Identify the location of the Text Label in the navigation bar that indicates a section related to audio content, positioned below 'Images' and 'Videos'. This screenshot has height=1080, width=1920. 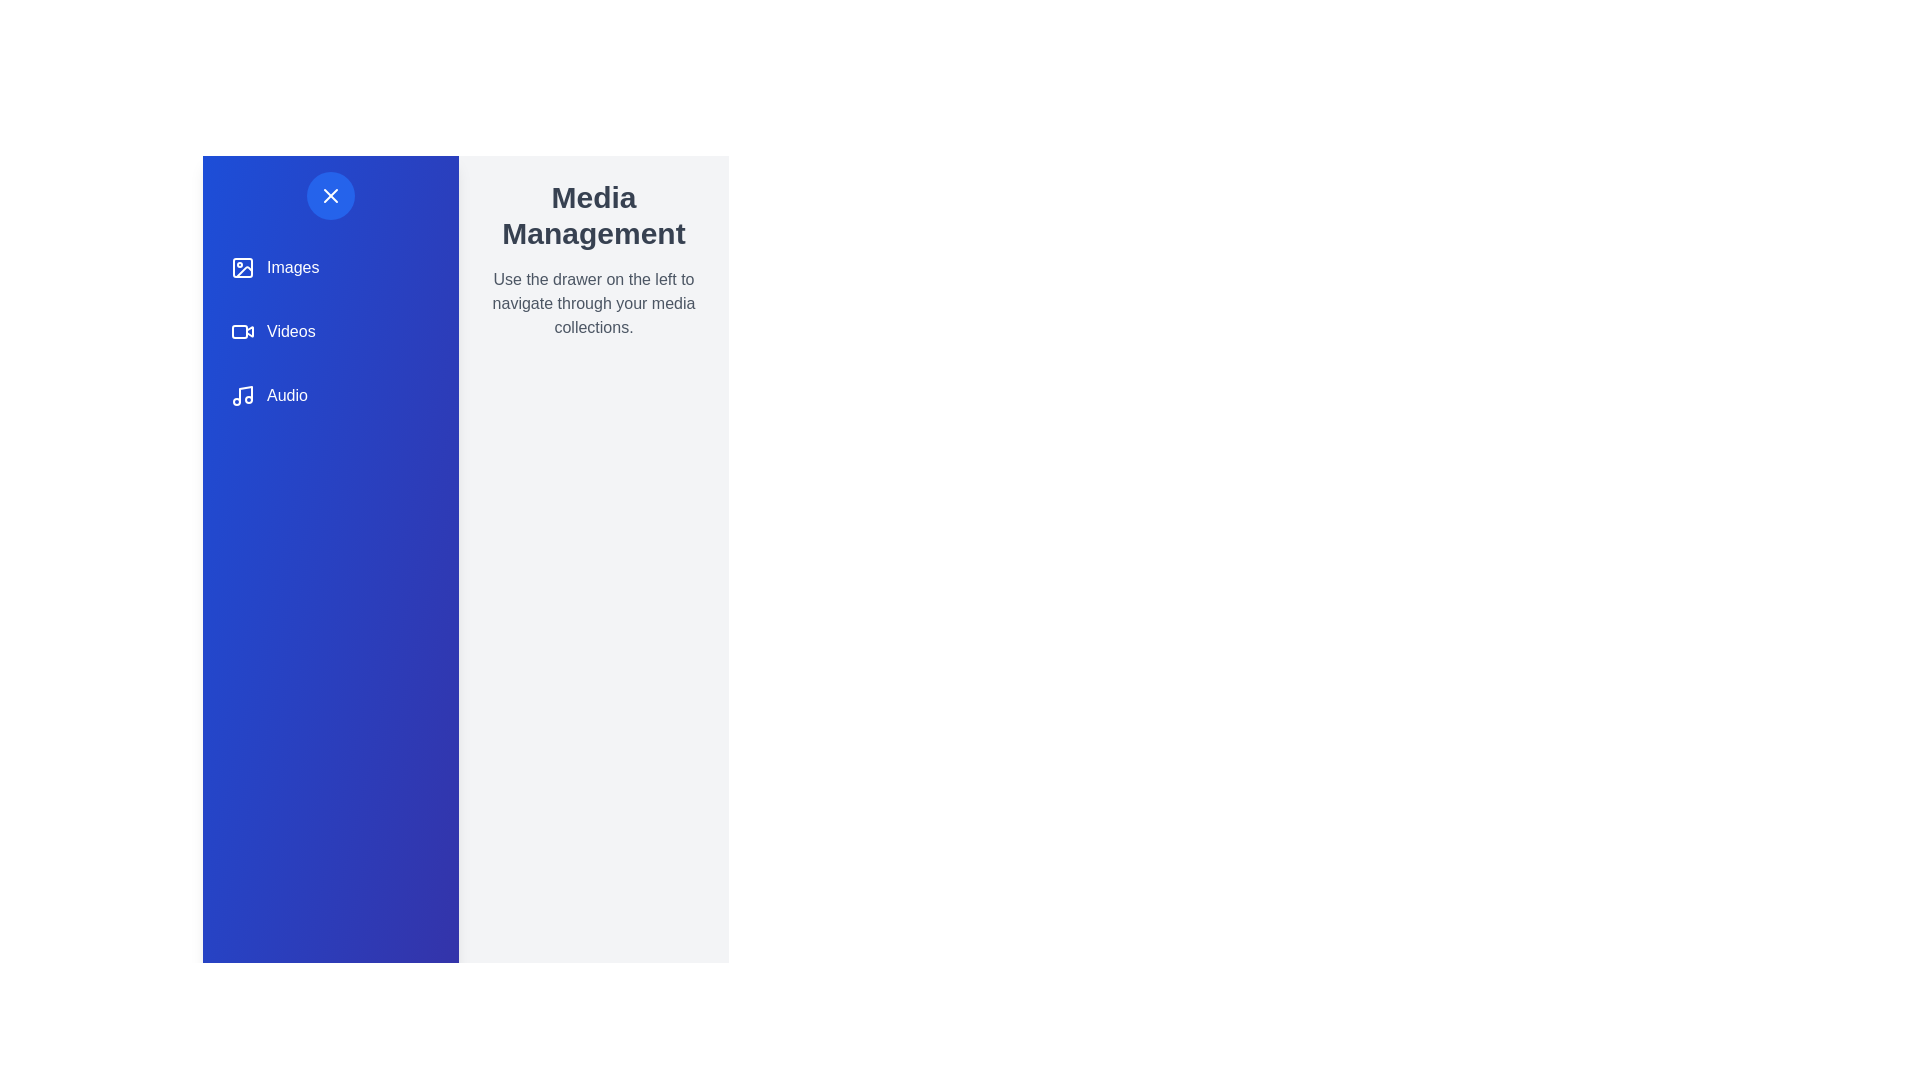
(286, 396).